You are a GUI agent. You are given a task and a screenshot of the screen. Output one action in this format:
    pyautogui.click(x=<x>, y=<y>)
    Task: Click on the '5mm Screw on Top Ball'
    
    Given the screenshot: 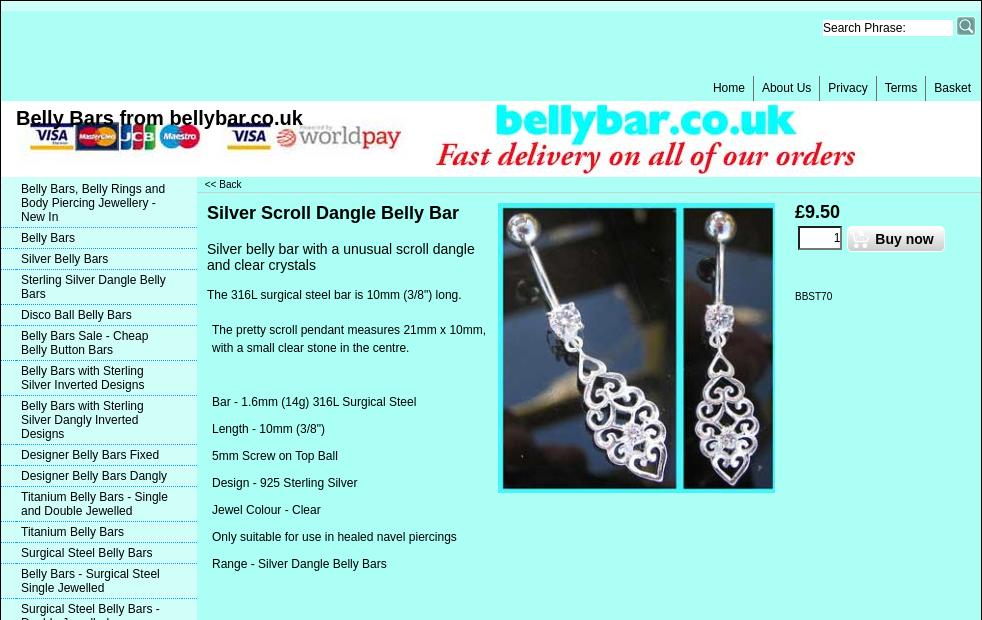 What is the action you would take?
    pyautogui.click(x=211, y=456)
    